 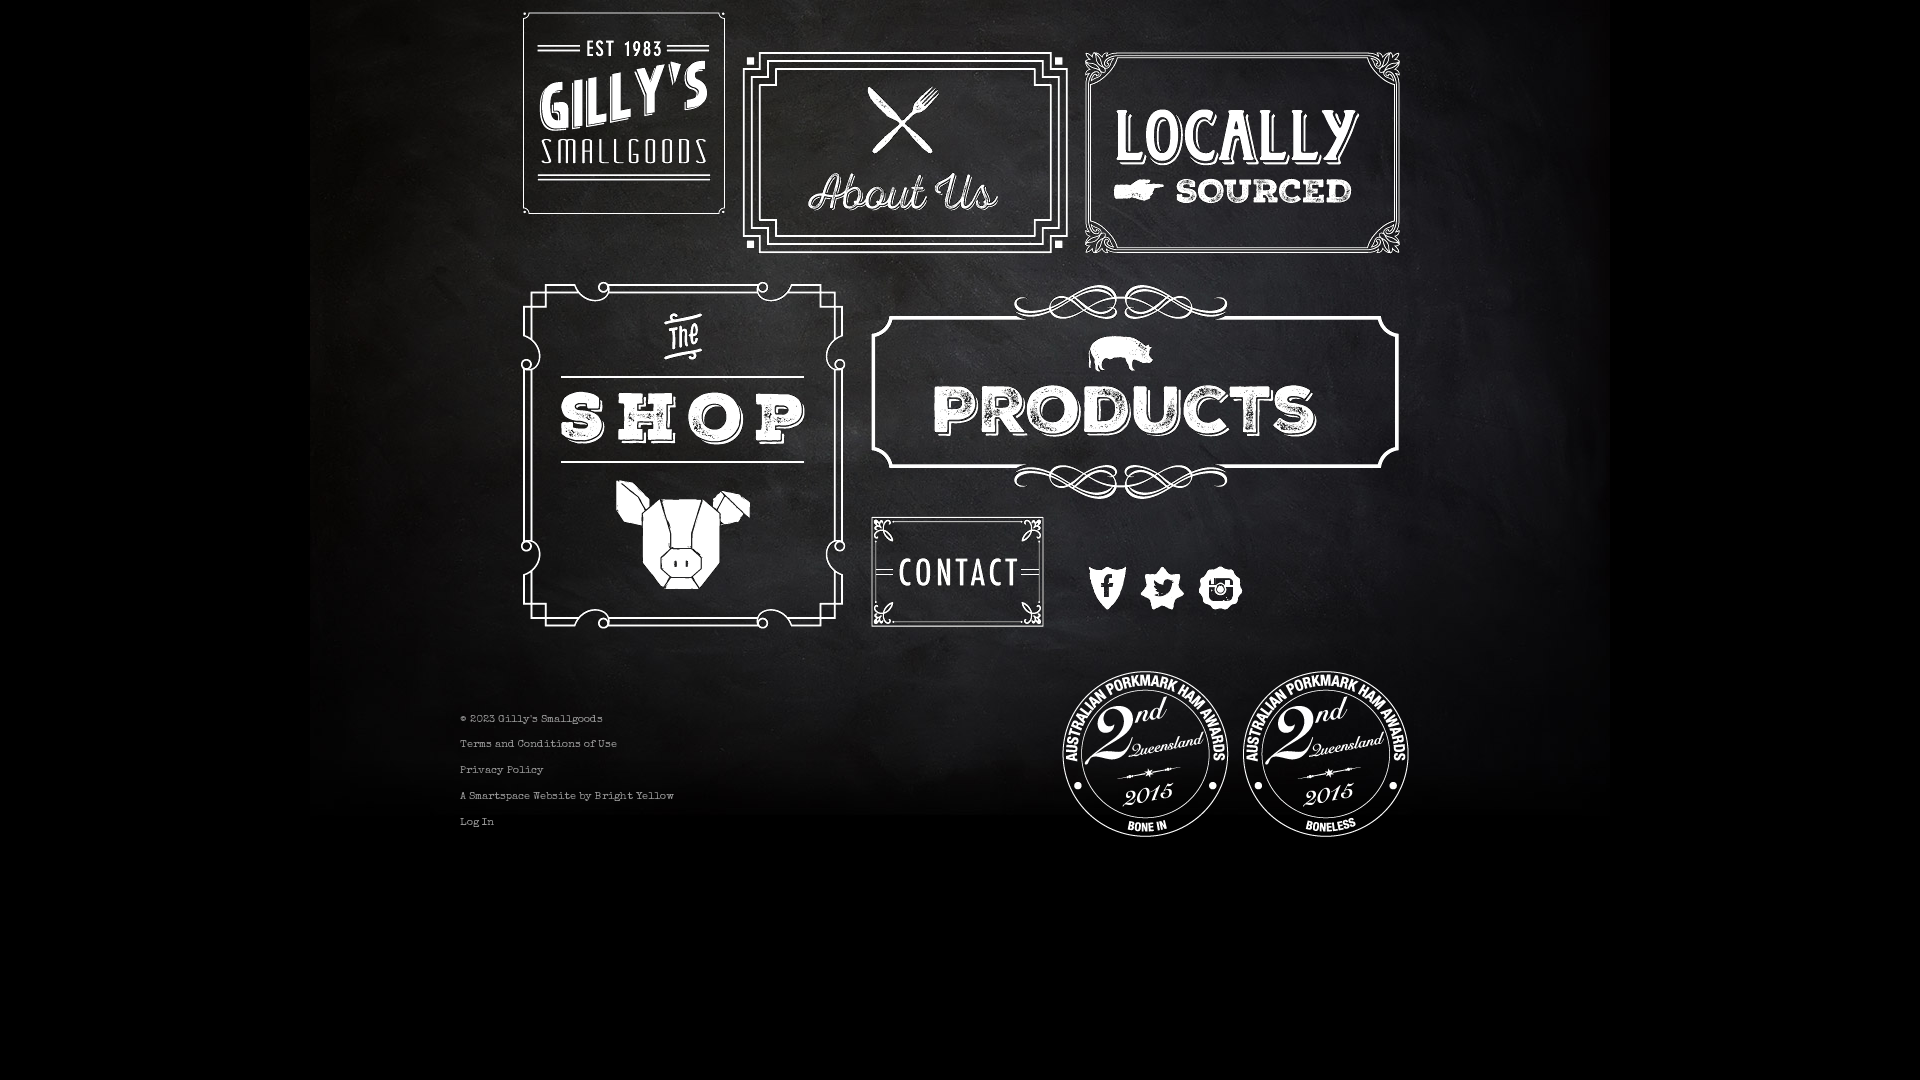 I want to click on 'Instagram', so click(x=1223, y=585).